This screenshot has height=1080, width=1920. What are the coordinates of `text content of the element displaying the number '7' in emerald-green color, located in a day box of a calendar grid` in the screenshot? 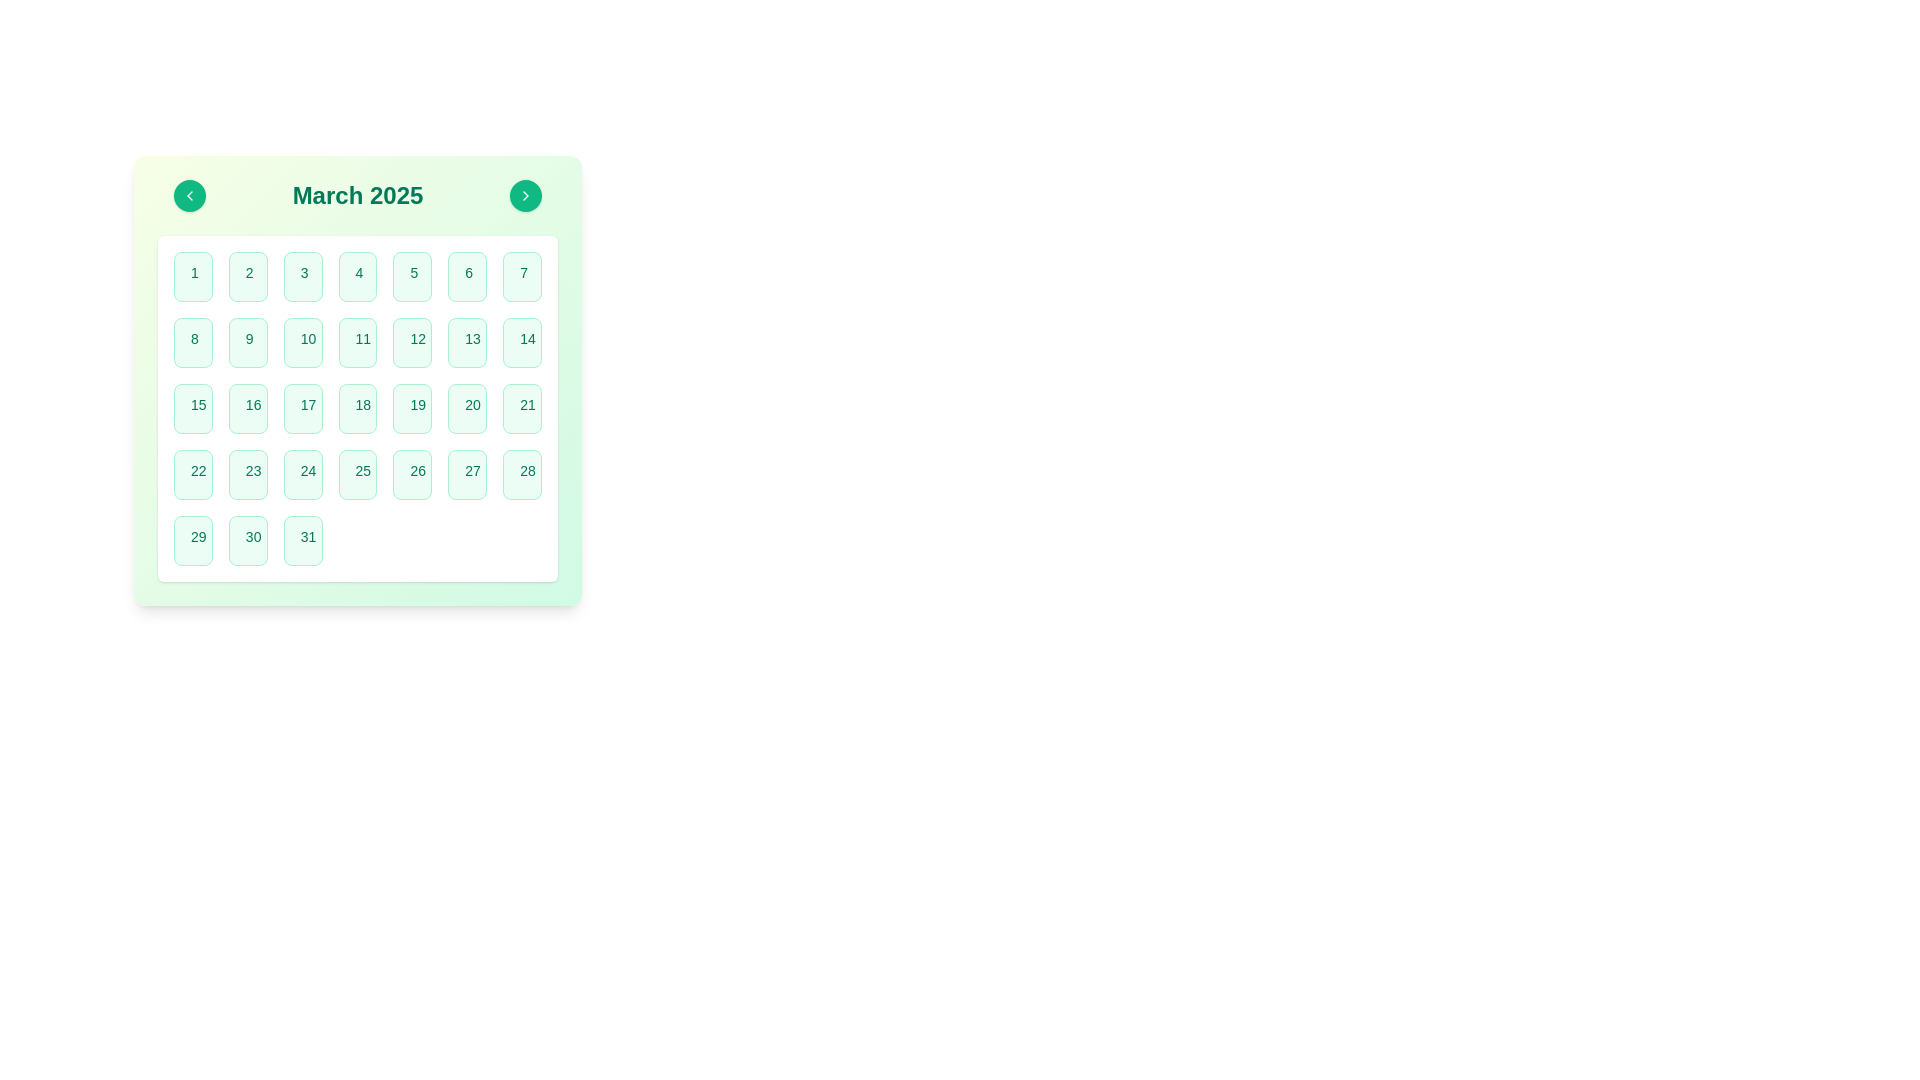 It's located at (523, 273).